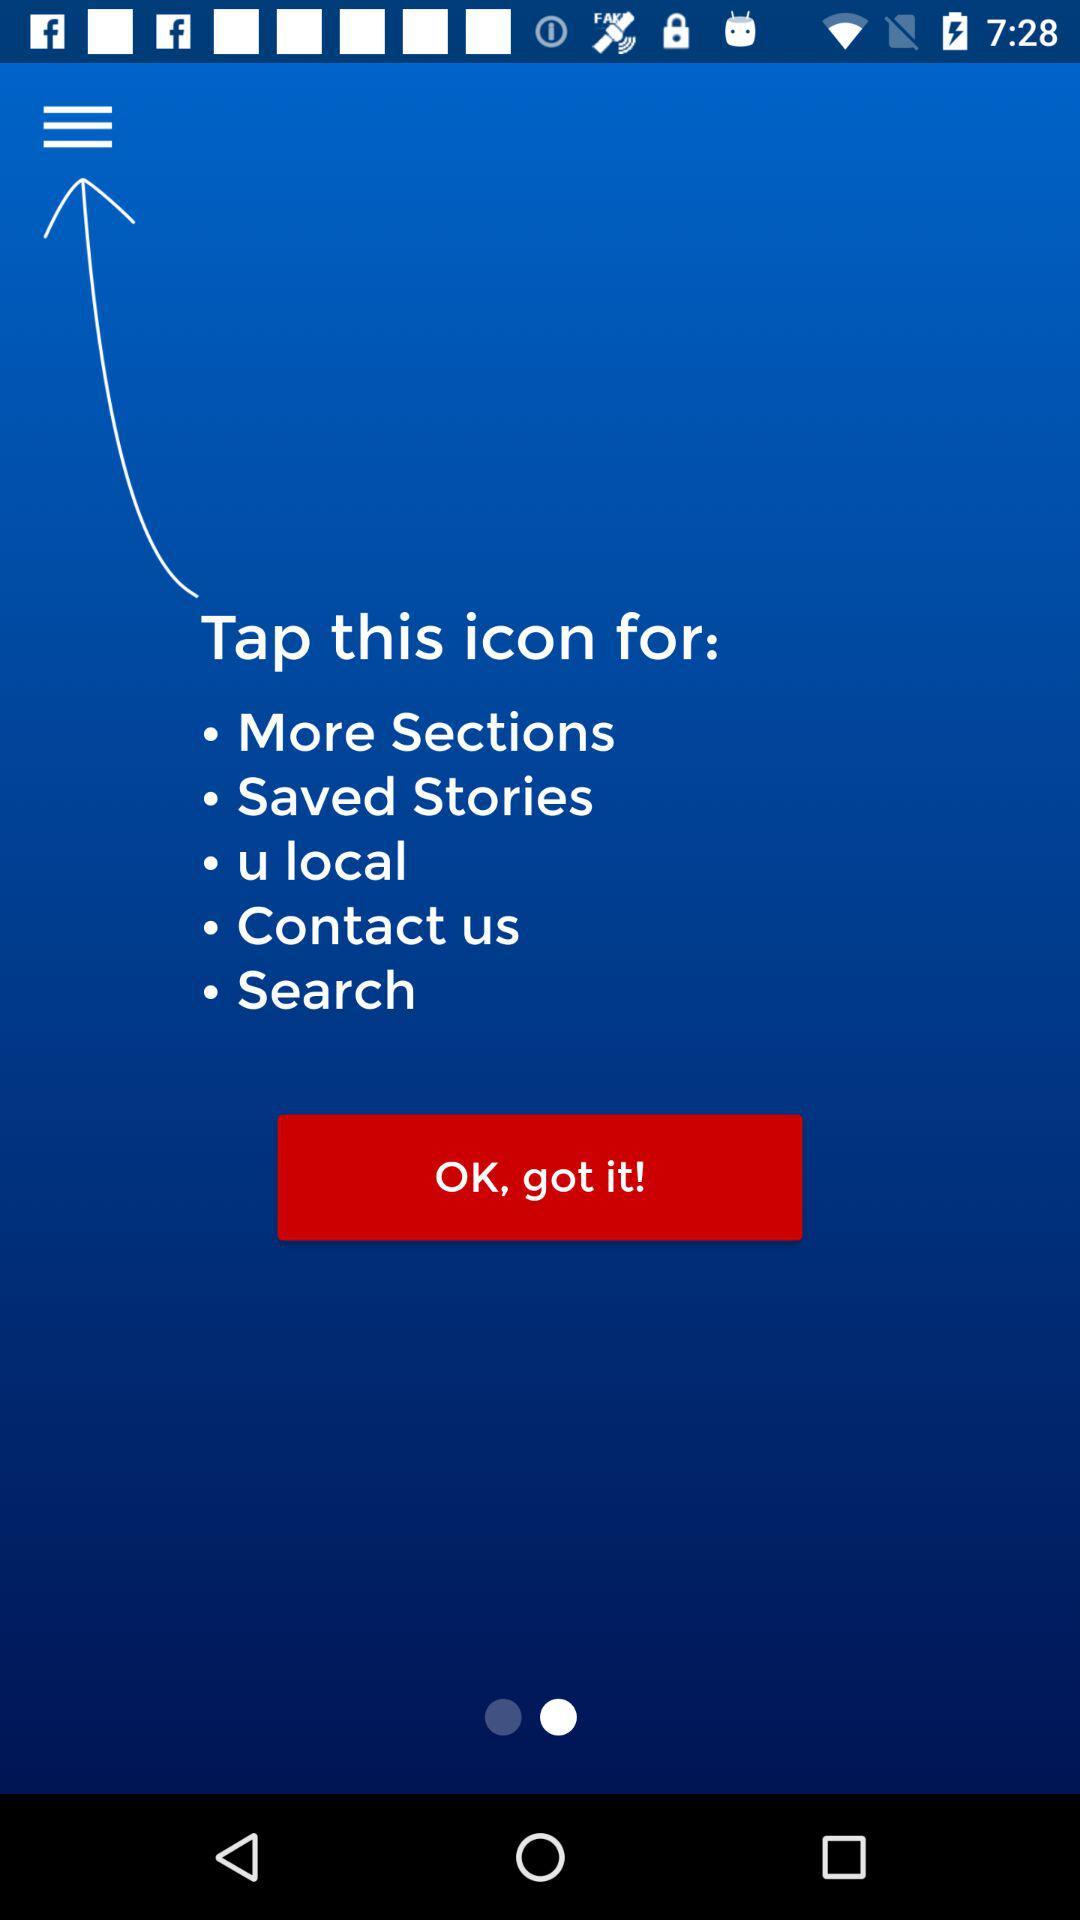 The image size is (1080, 1920). Describe the element at coordinates (540, 1177) in the screenshot. I see `item below more sections saved item` at that location.